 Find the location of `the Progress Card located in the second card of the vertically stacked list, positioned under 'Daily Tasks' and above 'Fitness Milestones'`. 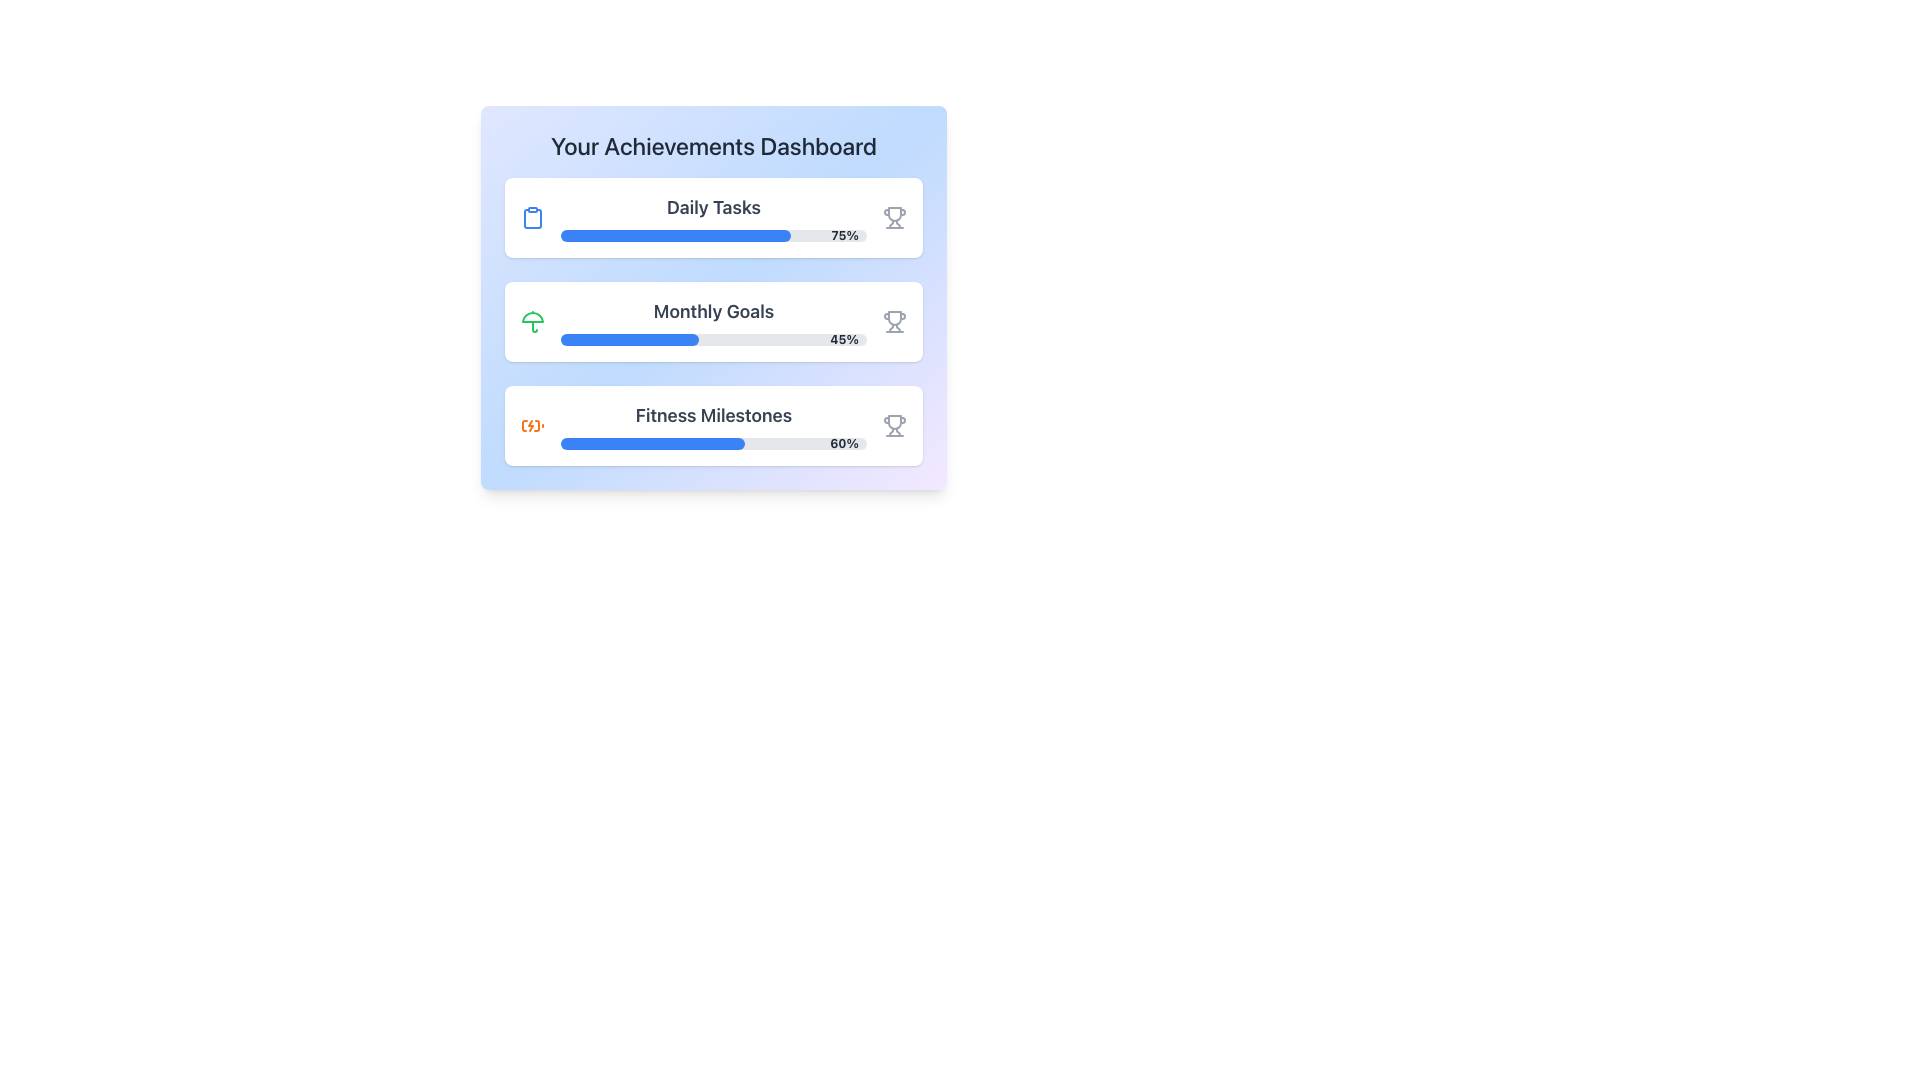

the Progress Card located in the second card of the vertically stacked list, positioned under 'Daily Tasks' and above 'Fitness Milestones' is located at coordinates (714, 320).